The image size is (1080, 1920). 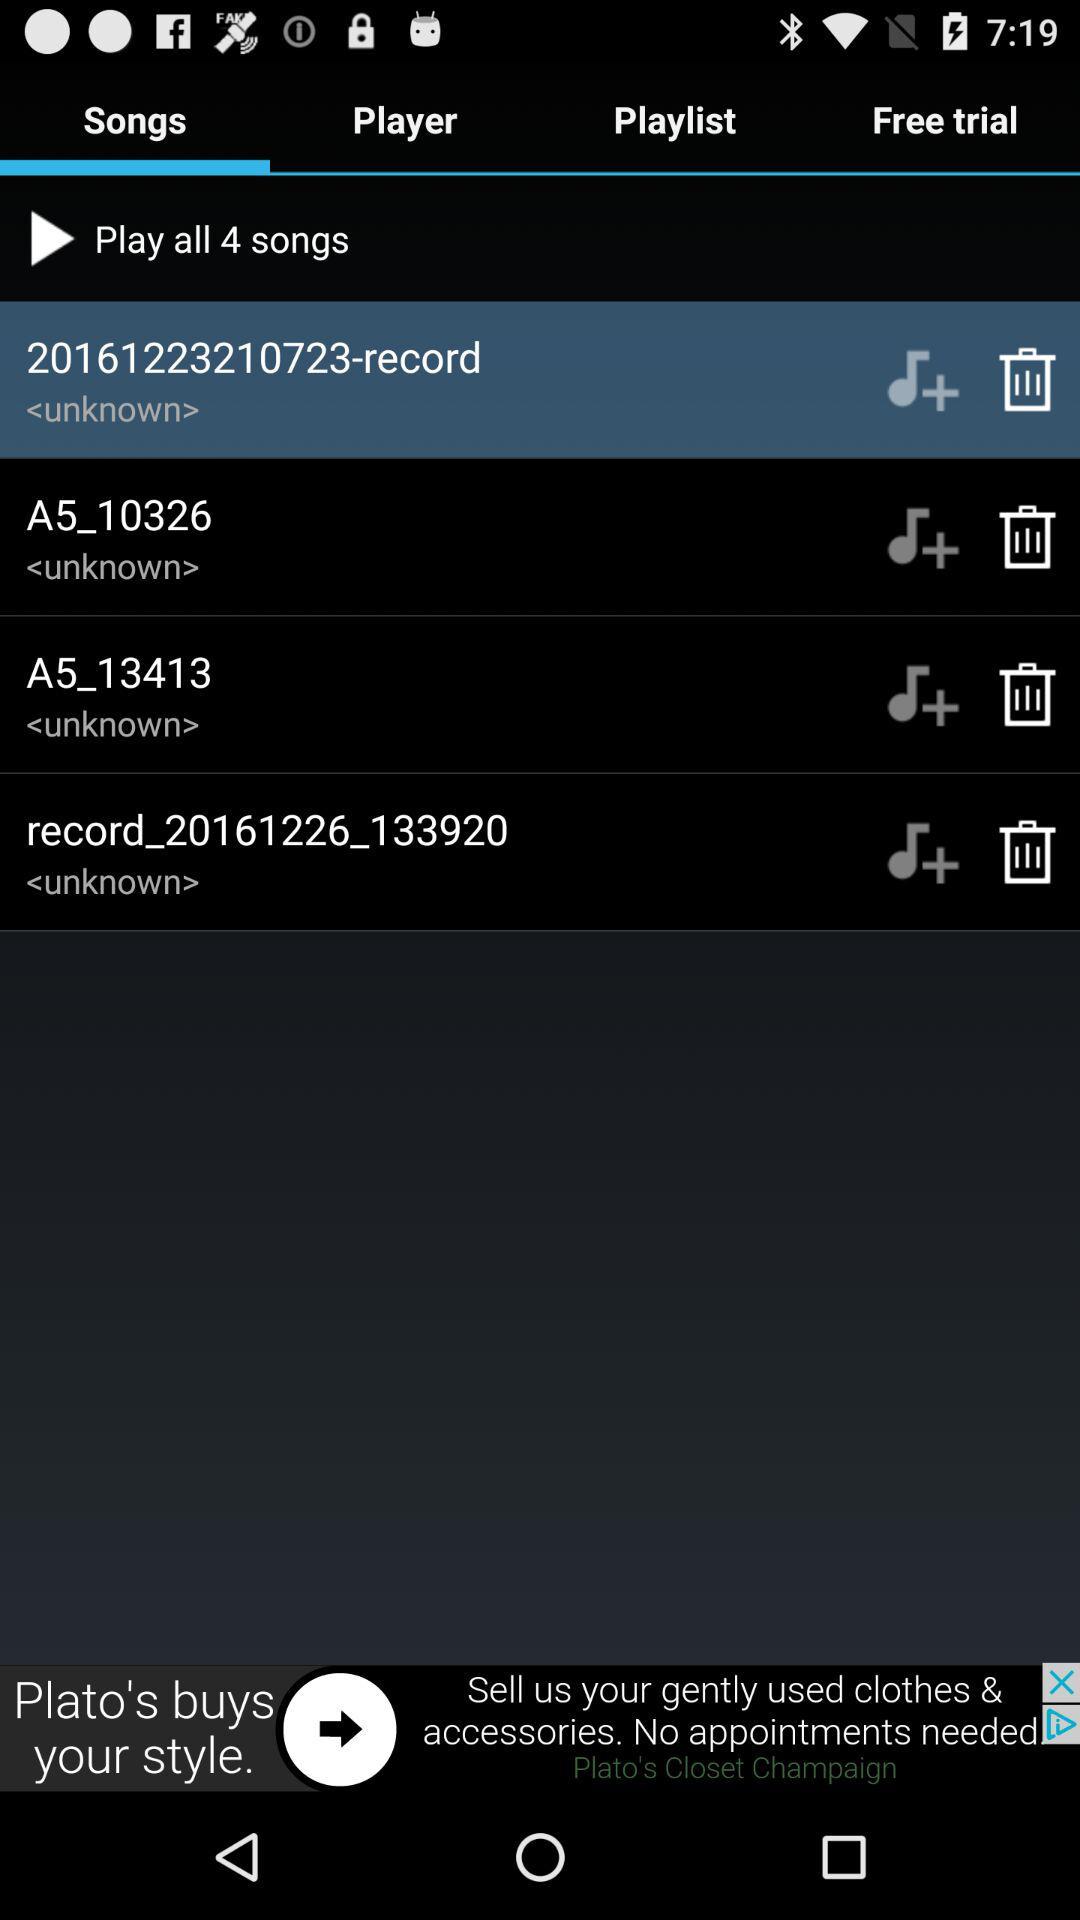 I want to click on the delete, so click(x=1017, y=851).